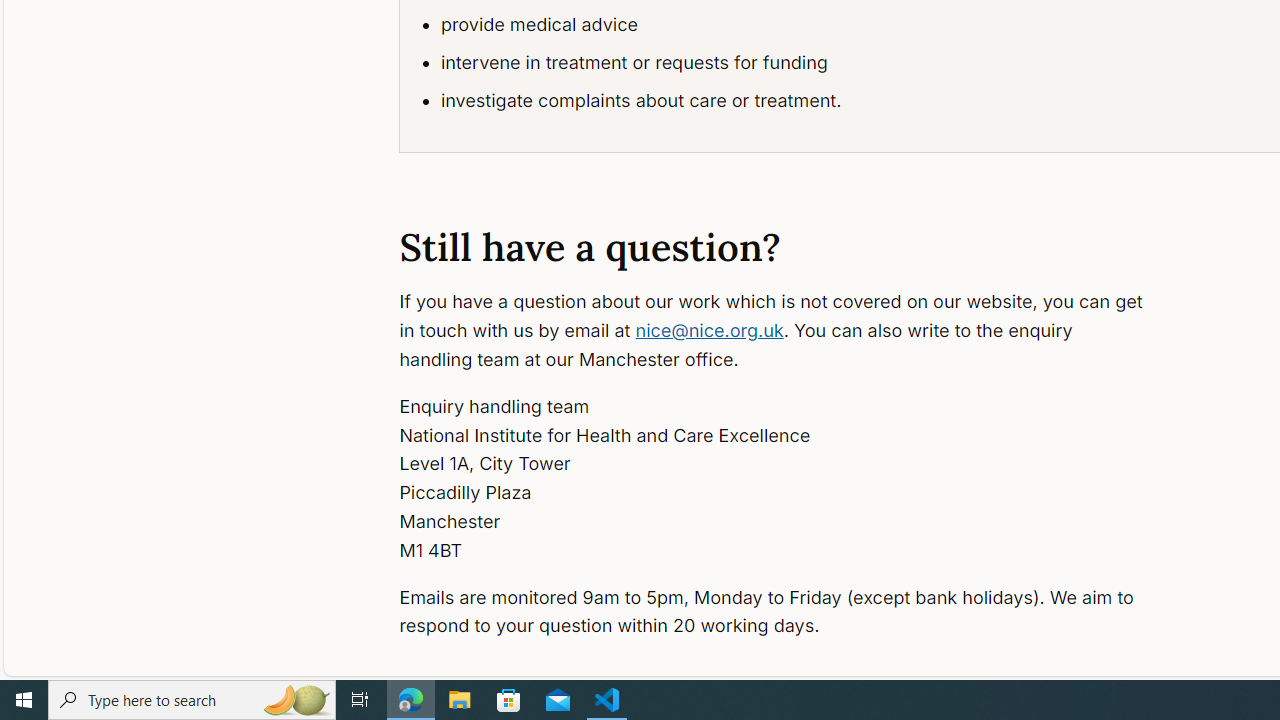  What do you see at coordinates (709, 329) in the screenshot?
I see `'nice@nice.org.uk'` at bounding box center [709, 329].